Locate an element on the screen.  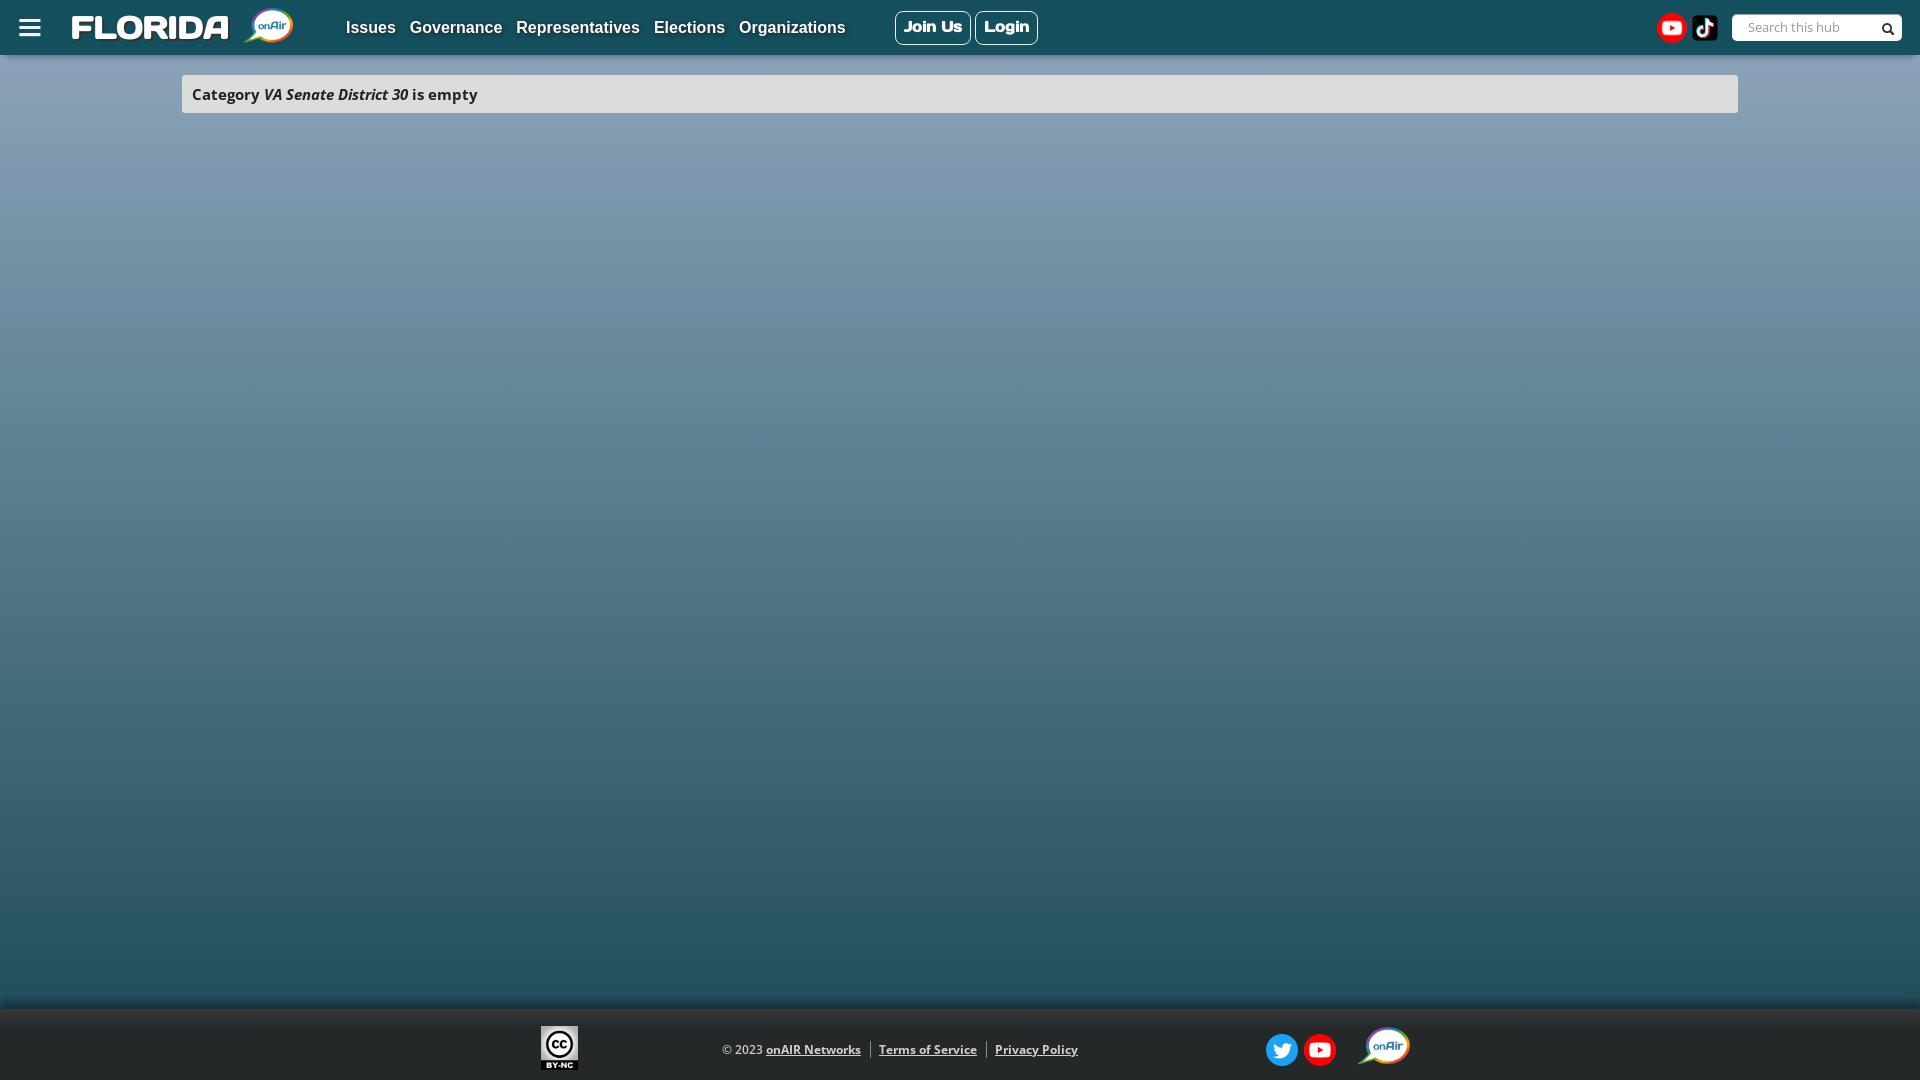
'Organizations' is located at coordinates (791, 29).